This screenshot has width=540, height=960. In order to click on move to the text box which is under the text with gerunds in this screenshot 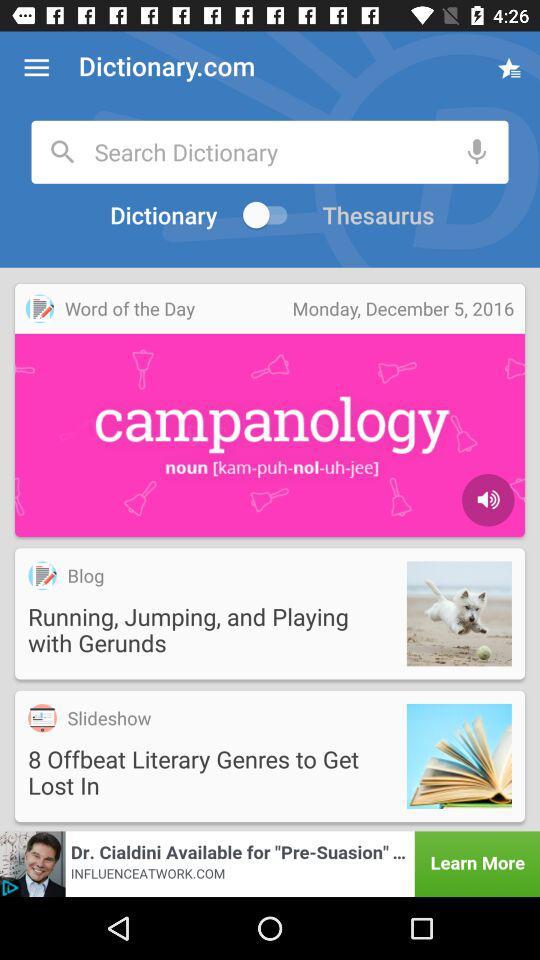, I will do `click(270, 755)`.